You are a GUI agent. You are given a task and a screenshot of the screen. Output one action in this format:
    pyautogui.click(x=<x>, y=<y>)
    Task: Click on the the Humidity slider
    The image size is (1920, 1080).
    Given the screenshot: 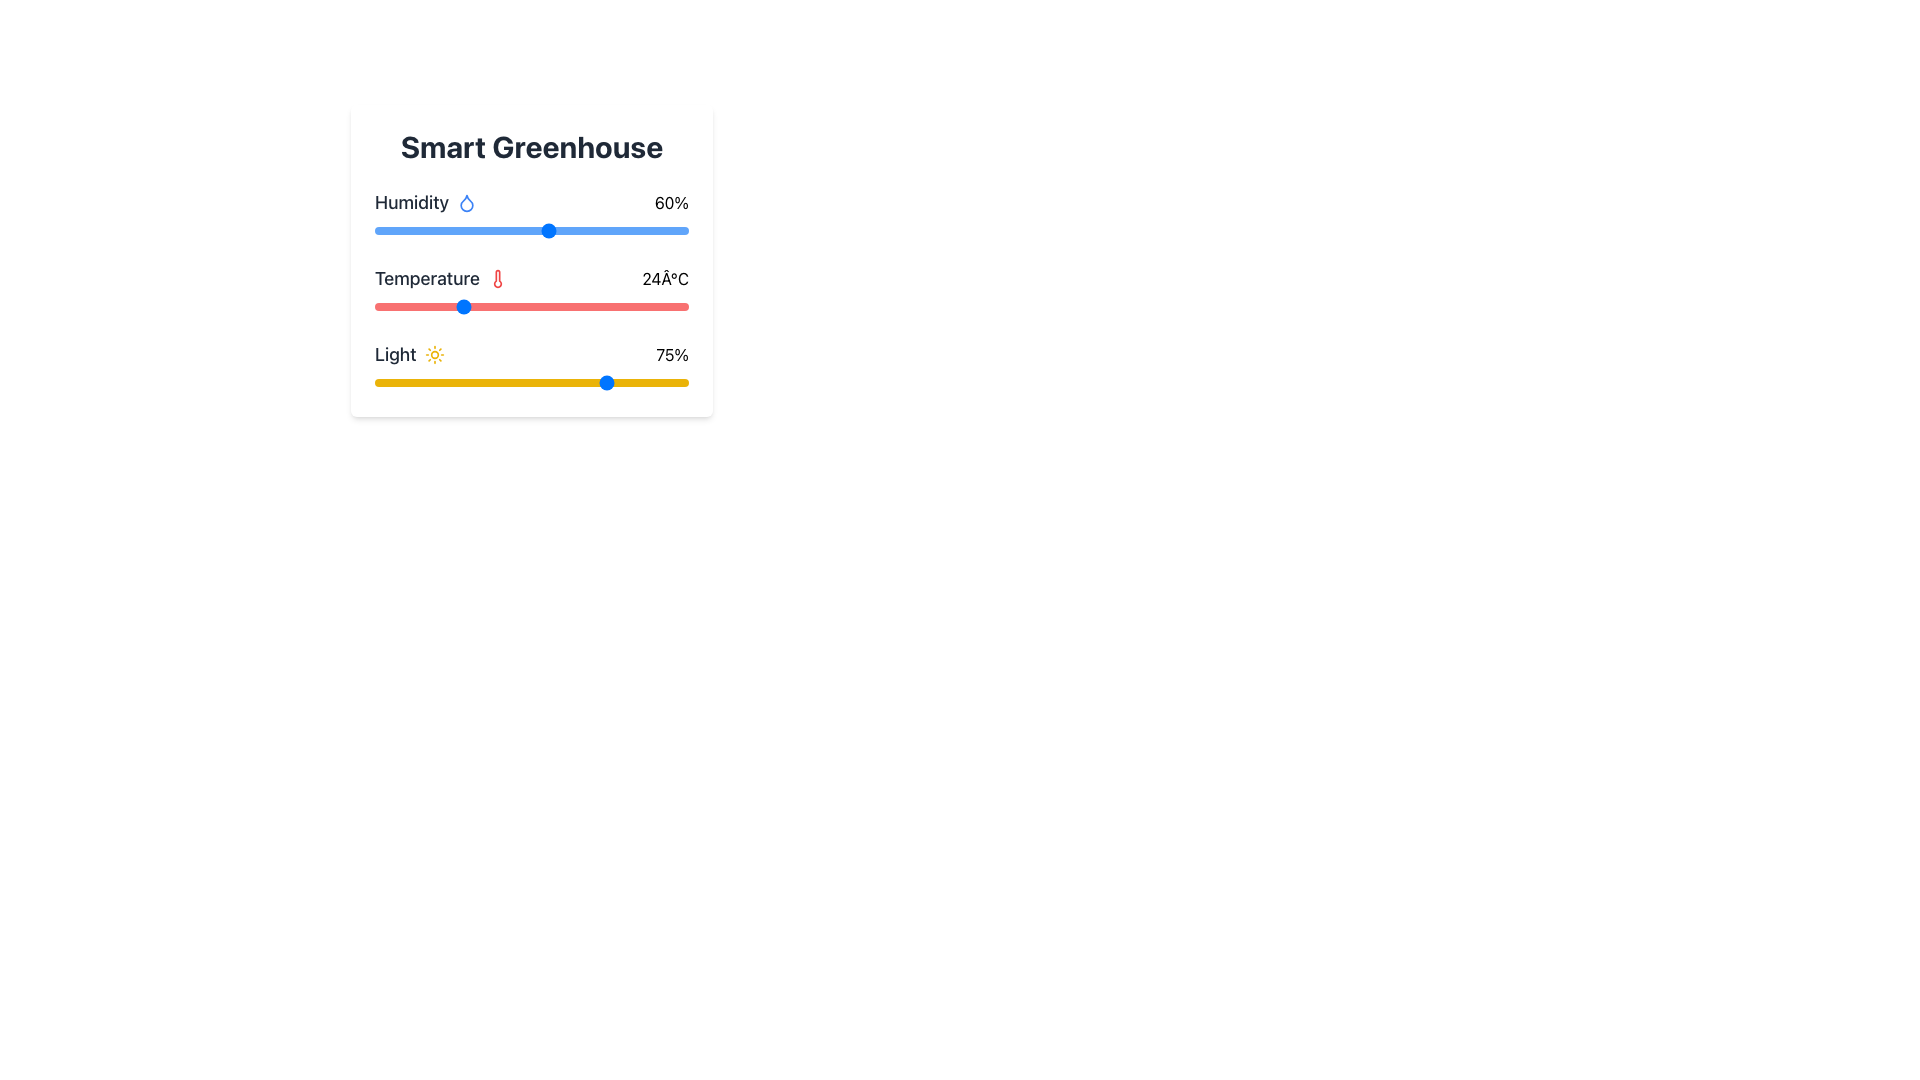 What is the action you would take?
    pyautogui.click(x=521, y=230)
    